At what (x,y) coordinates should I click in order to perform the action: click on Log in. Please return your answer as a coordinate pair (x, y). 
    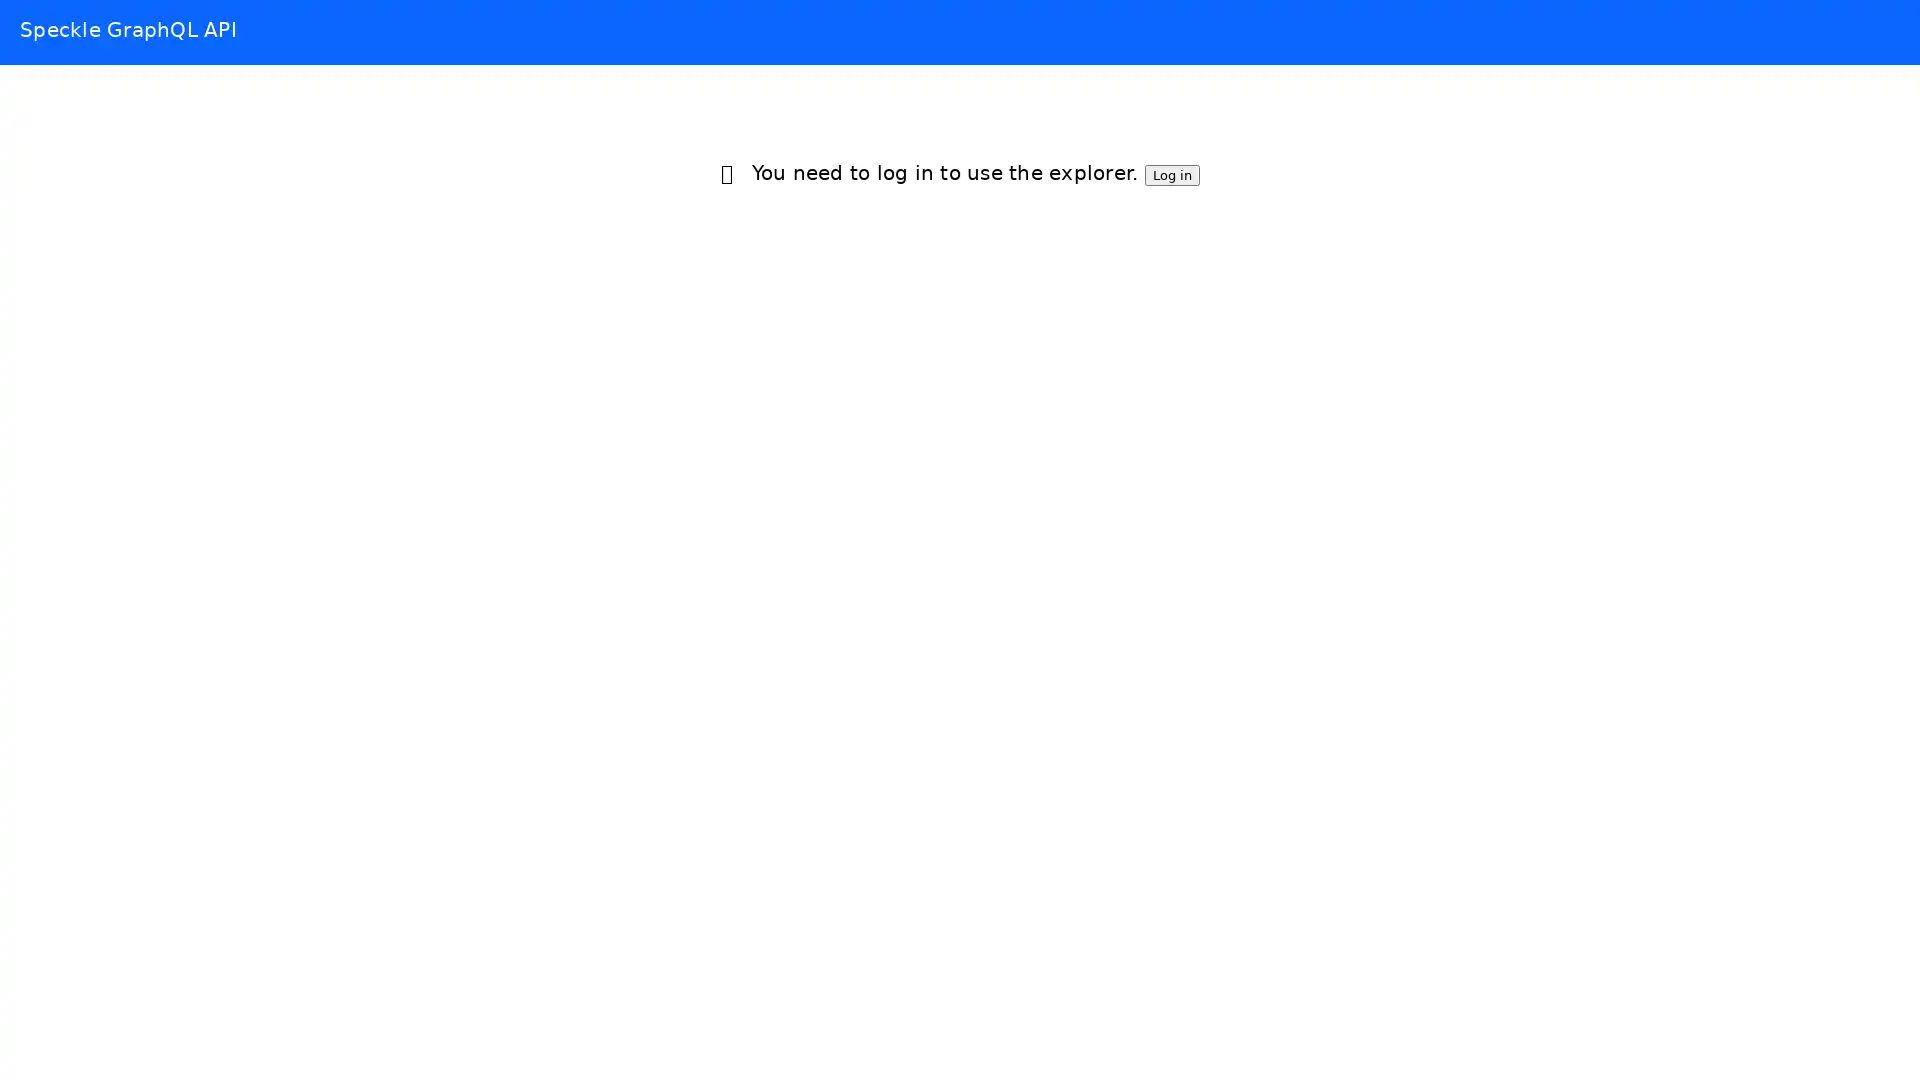
    Looking at the image, I should click on (1171, 173).